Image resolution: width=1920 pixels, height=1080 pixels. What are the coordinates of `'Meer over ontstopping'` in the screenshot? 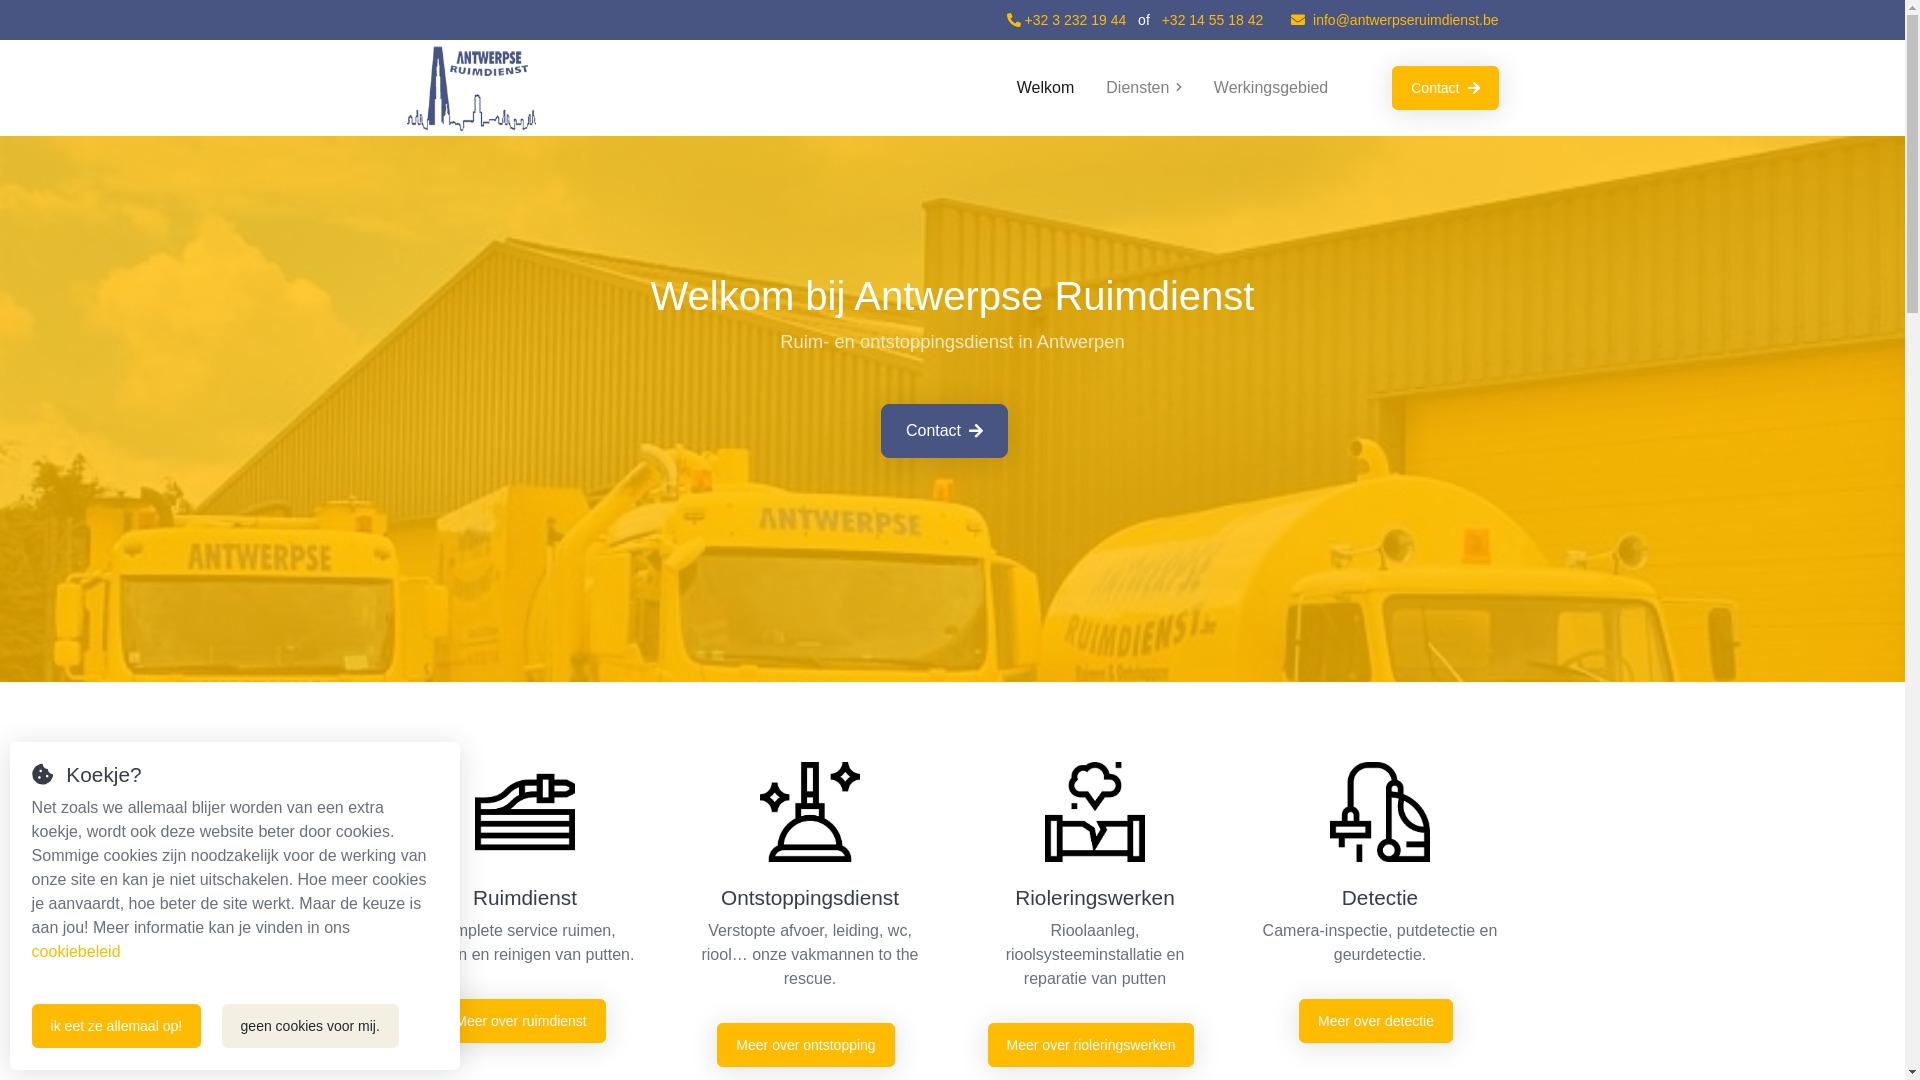 It's located at (716, 1044).